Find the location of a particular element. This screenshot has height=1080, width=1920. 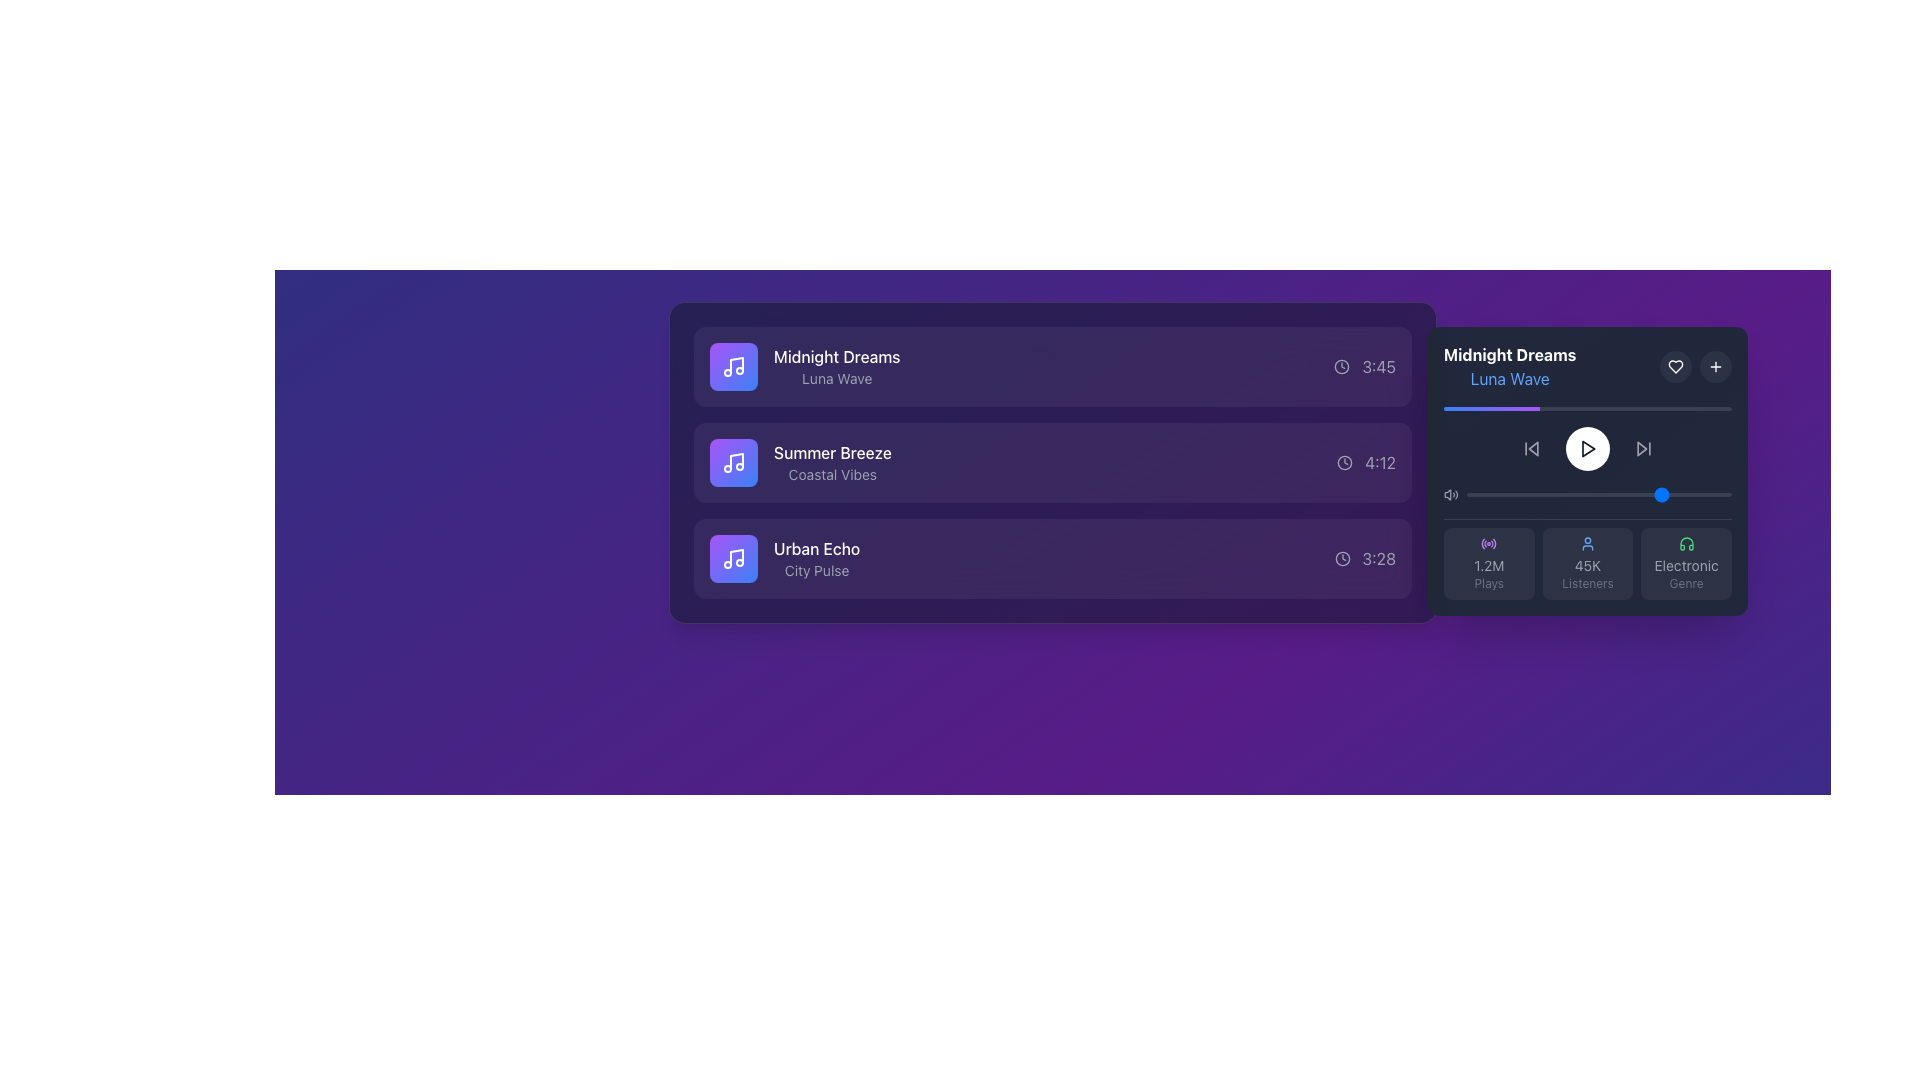

the 'Urban Echo' text label, which is displayed in bold white font against a dark purple background, located as the upper text in the third item of a vertically aligned list is located at coordinates (817, 548).